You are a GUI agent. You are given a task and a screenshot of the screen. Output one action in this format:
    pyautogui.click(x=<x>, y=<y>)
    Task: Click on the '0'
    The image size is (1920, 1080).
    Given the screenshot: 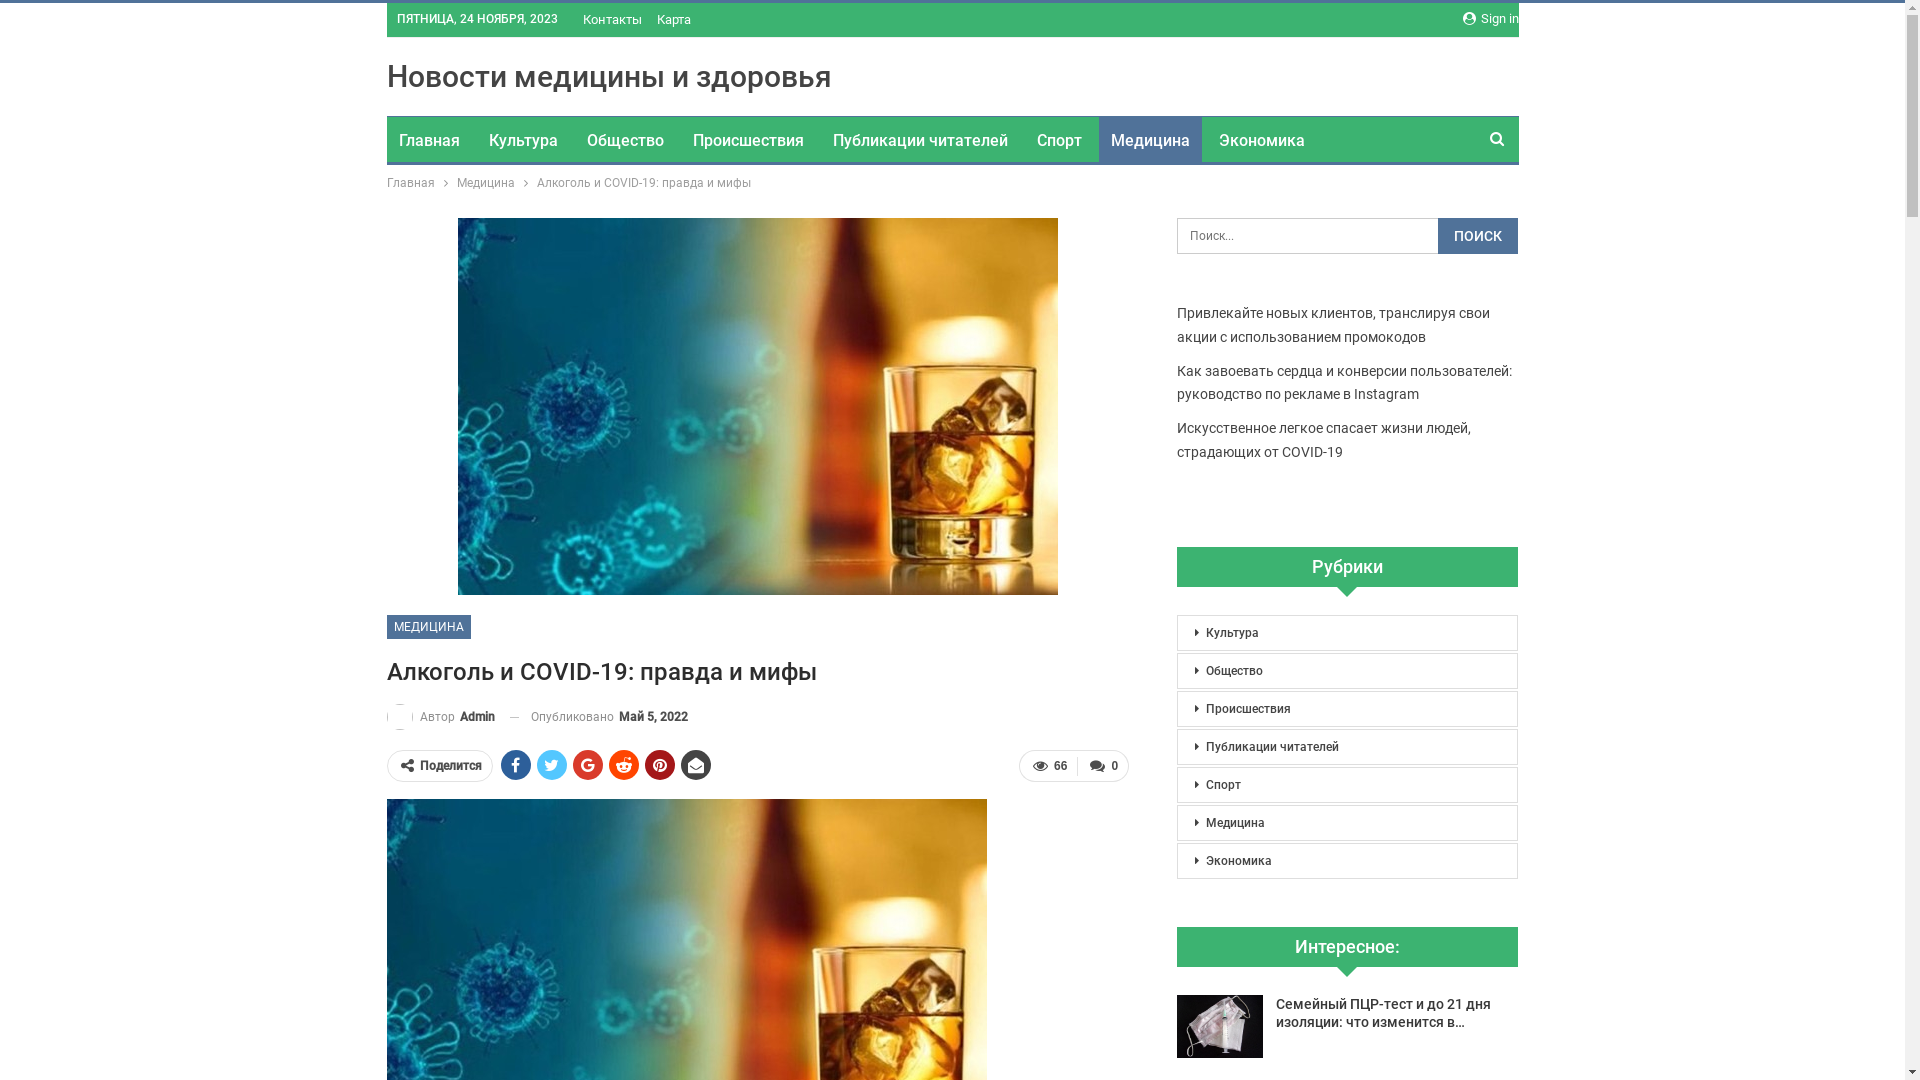 What is the action you would take?
    pyautogui.click(x=1102, y=765)
    